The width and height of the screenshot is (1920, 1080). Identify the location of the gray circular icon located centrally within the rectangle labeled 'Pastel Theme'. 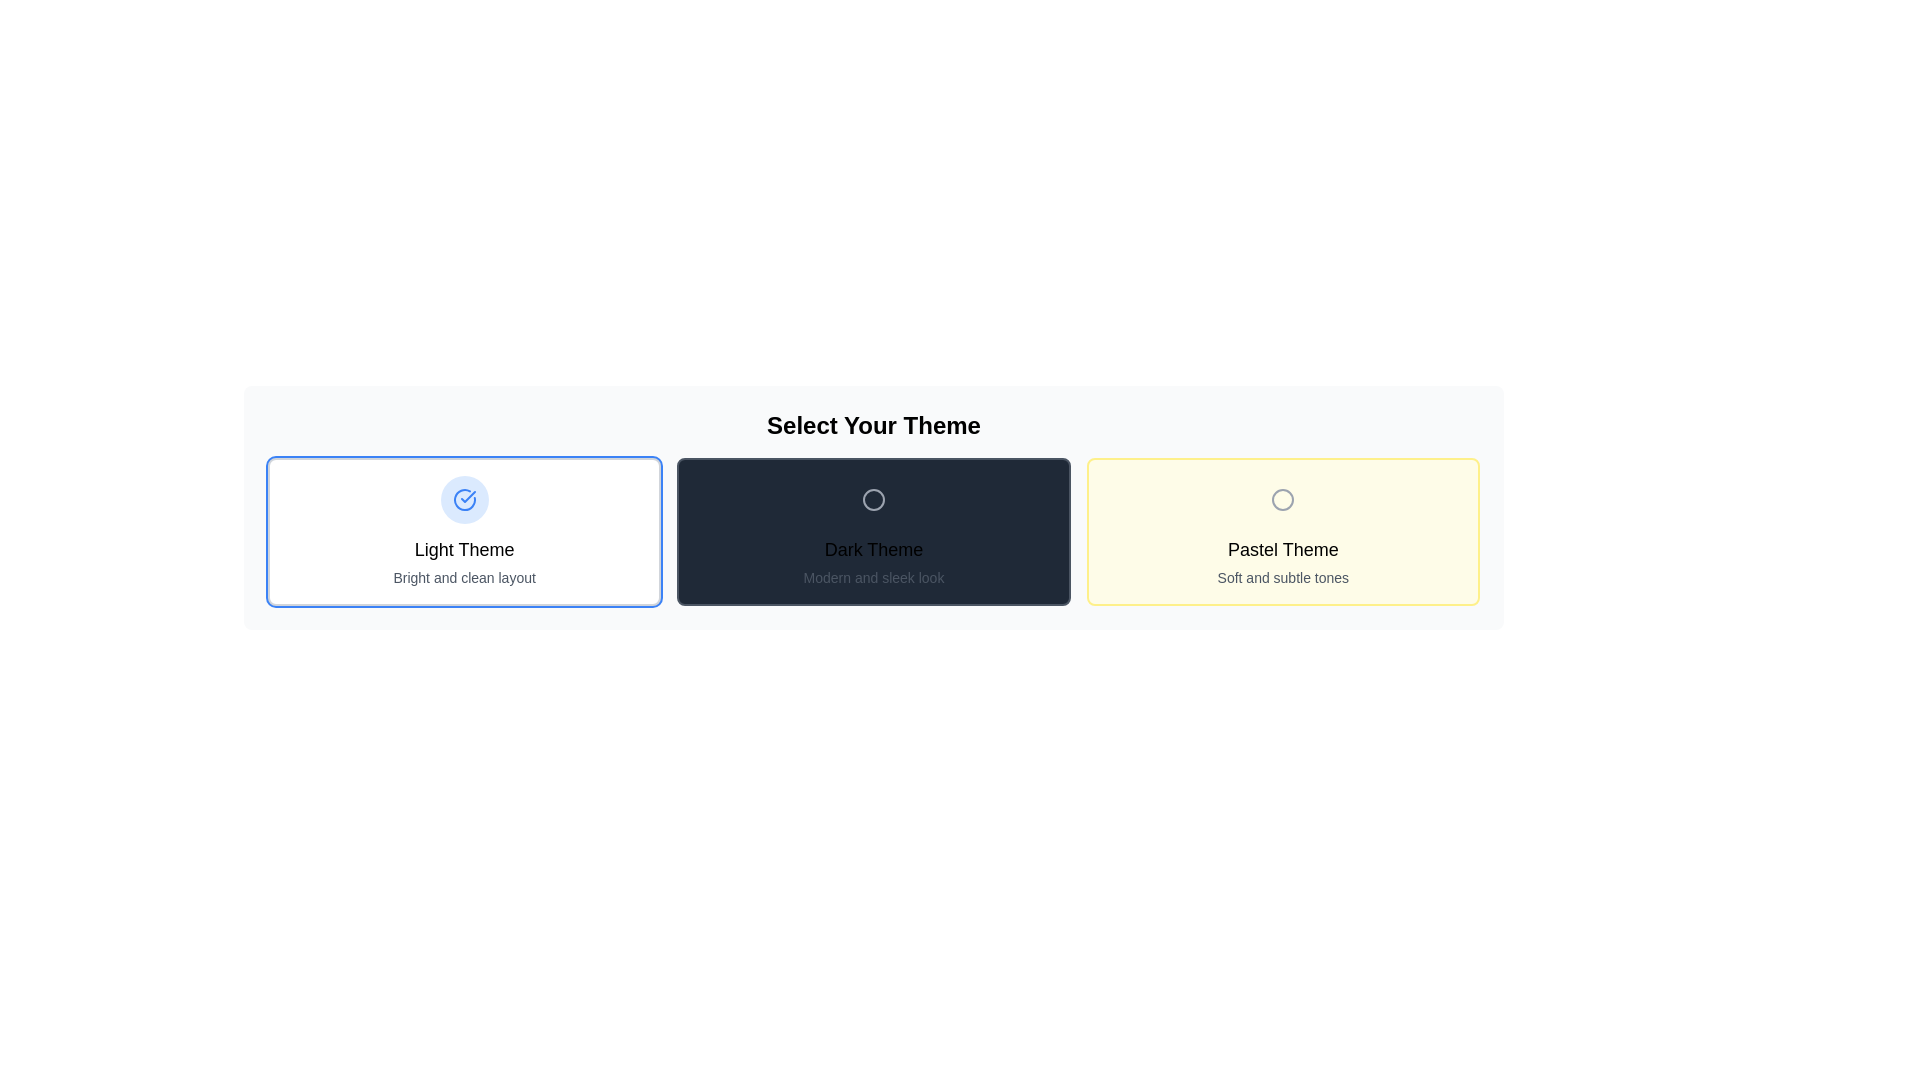
(1283, 499).